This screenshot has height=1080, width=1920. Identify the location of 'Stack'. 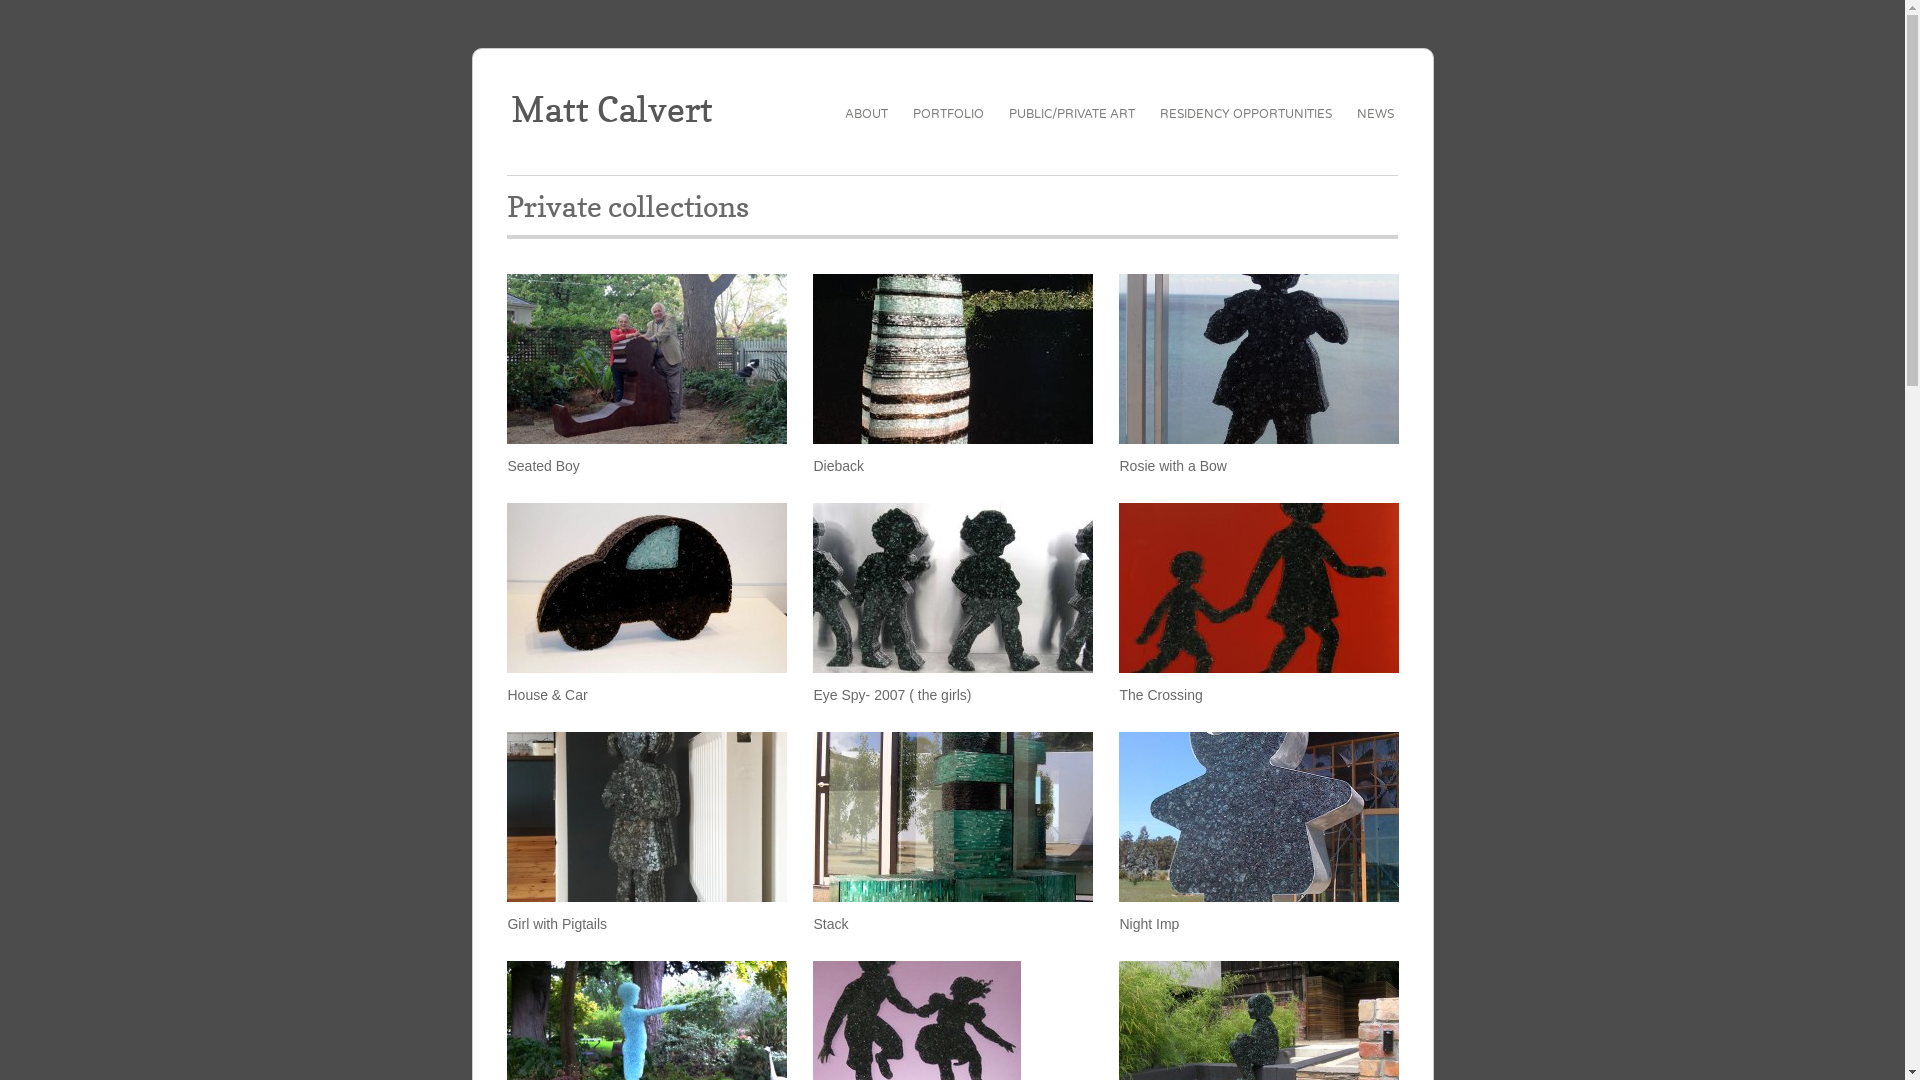
(830, 924).